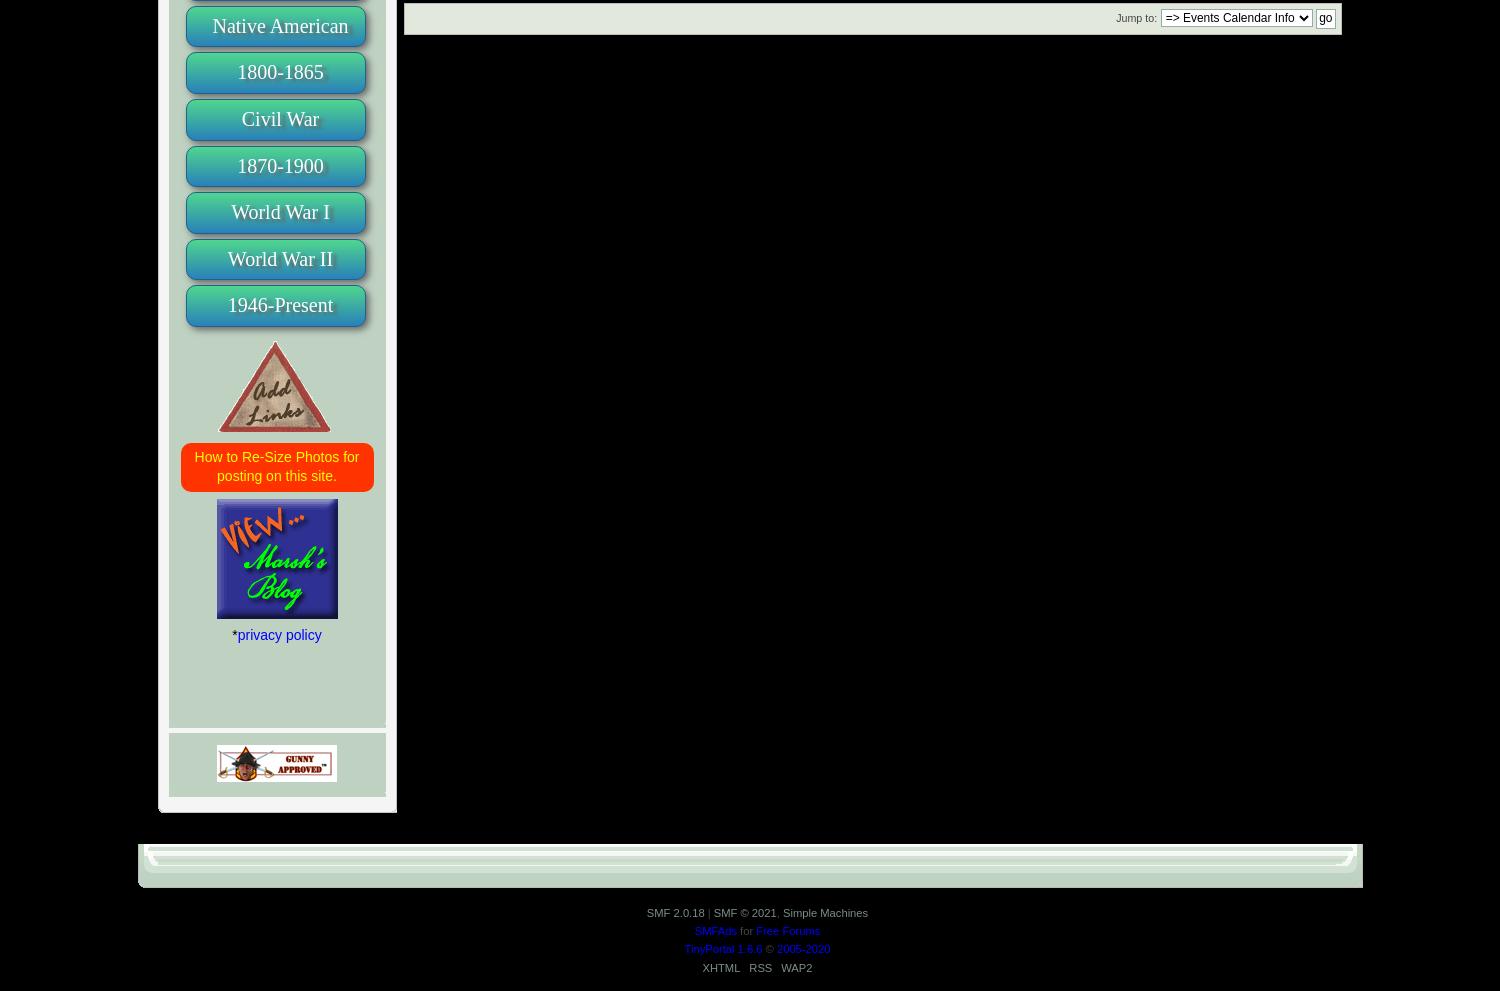 This screenshot has height=991, width=1500. Describe the element at coordinates (781, 968) in the screenshot. I see `'WAP2'` at that location.